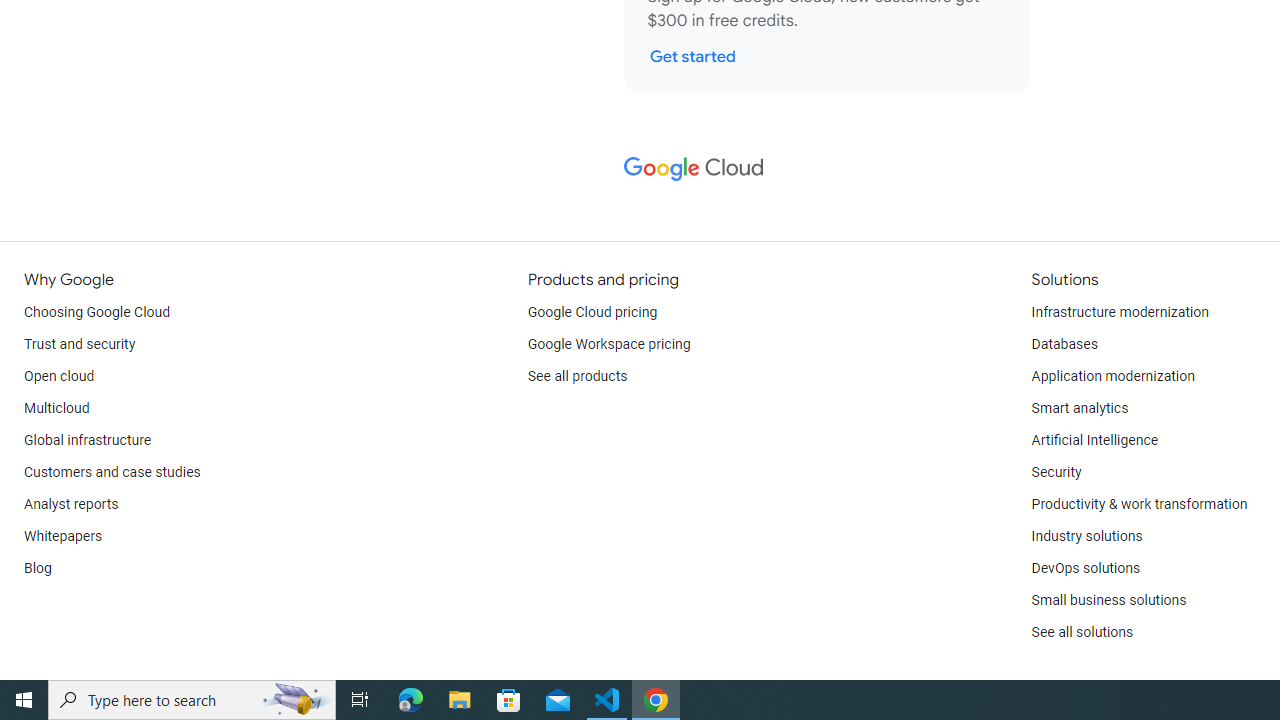 The width and height of the screenshot is (1280, 720). I want to click on 'Artificial Intelligence', so click(1093, 440).